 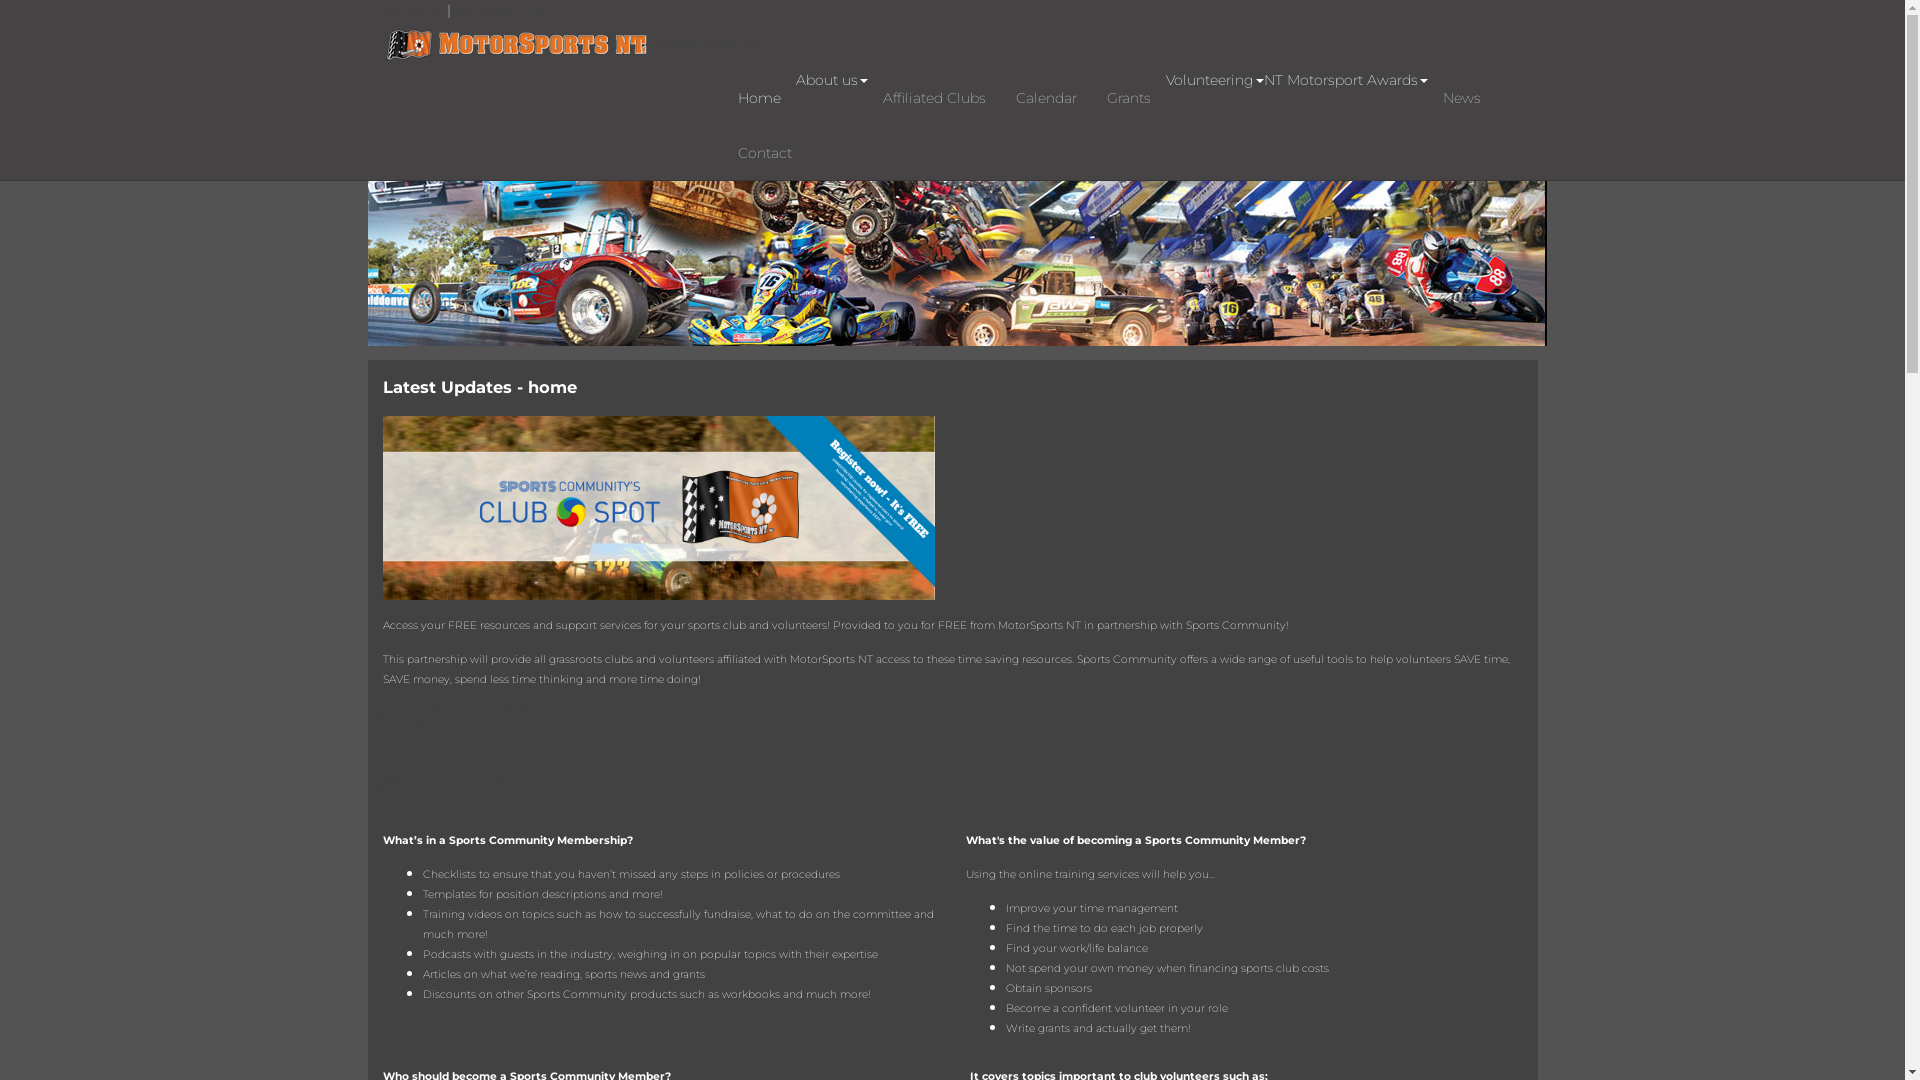 I want to click on 'Home', so click(x=757, y=97).